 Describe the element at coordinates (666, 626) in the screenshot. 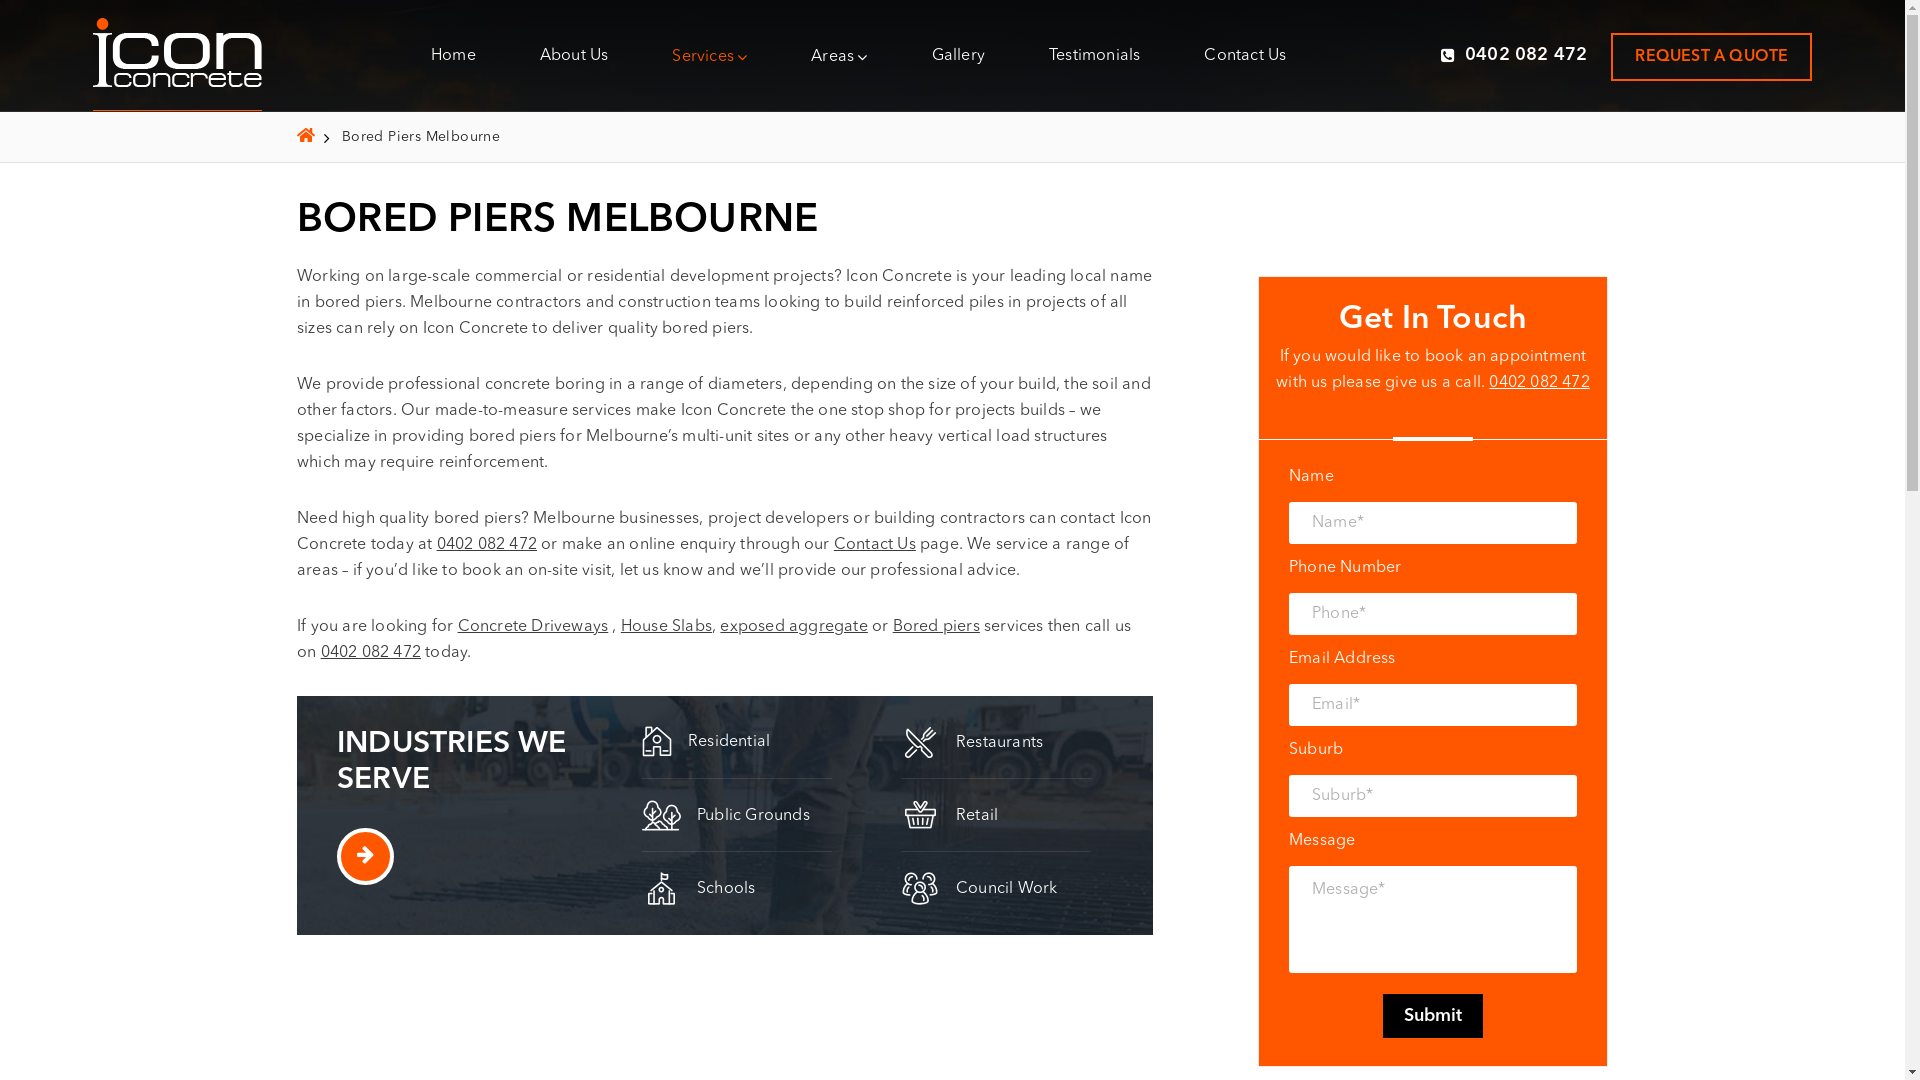

I see `'House Slabs'` at that location.